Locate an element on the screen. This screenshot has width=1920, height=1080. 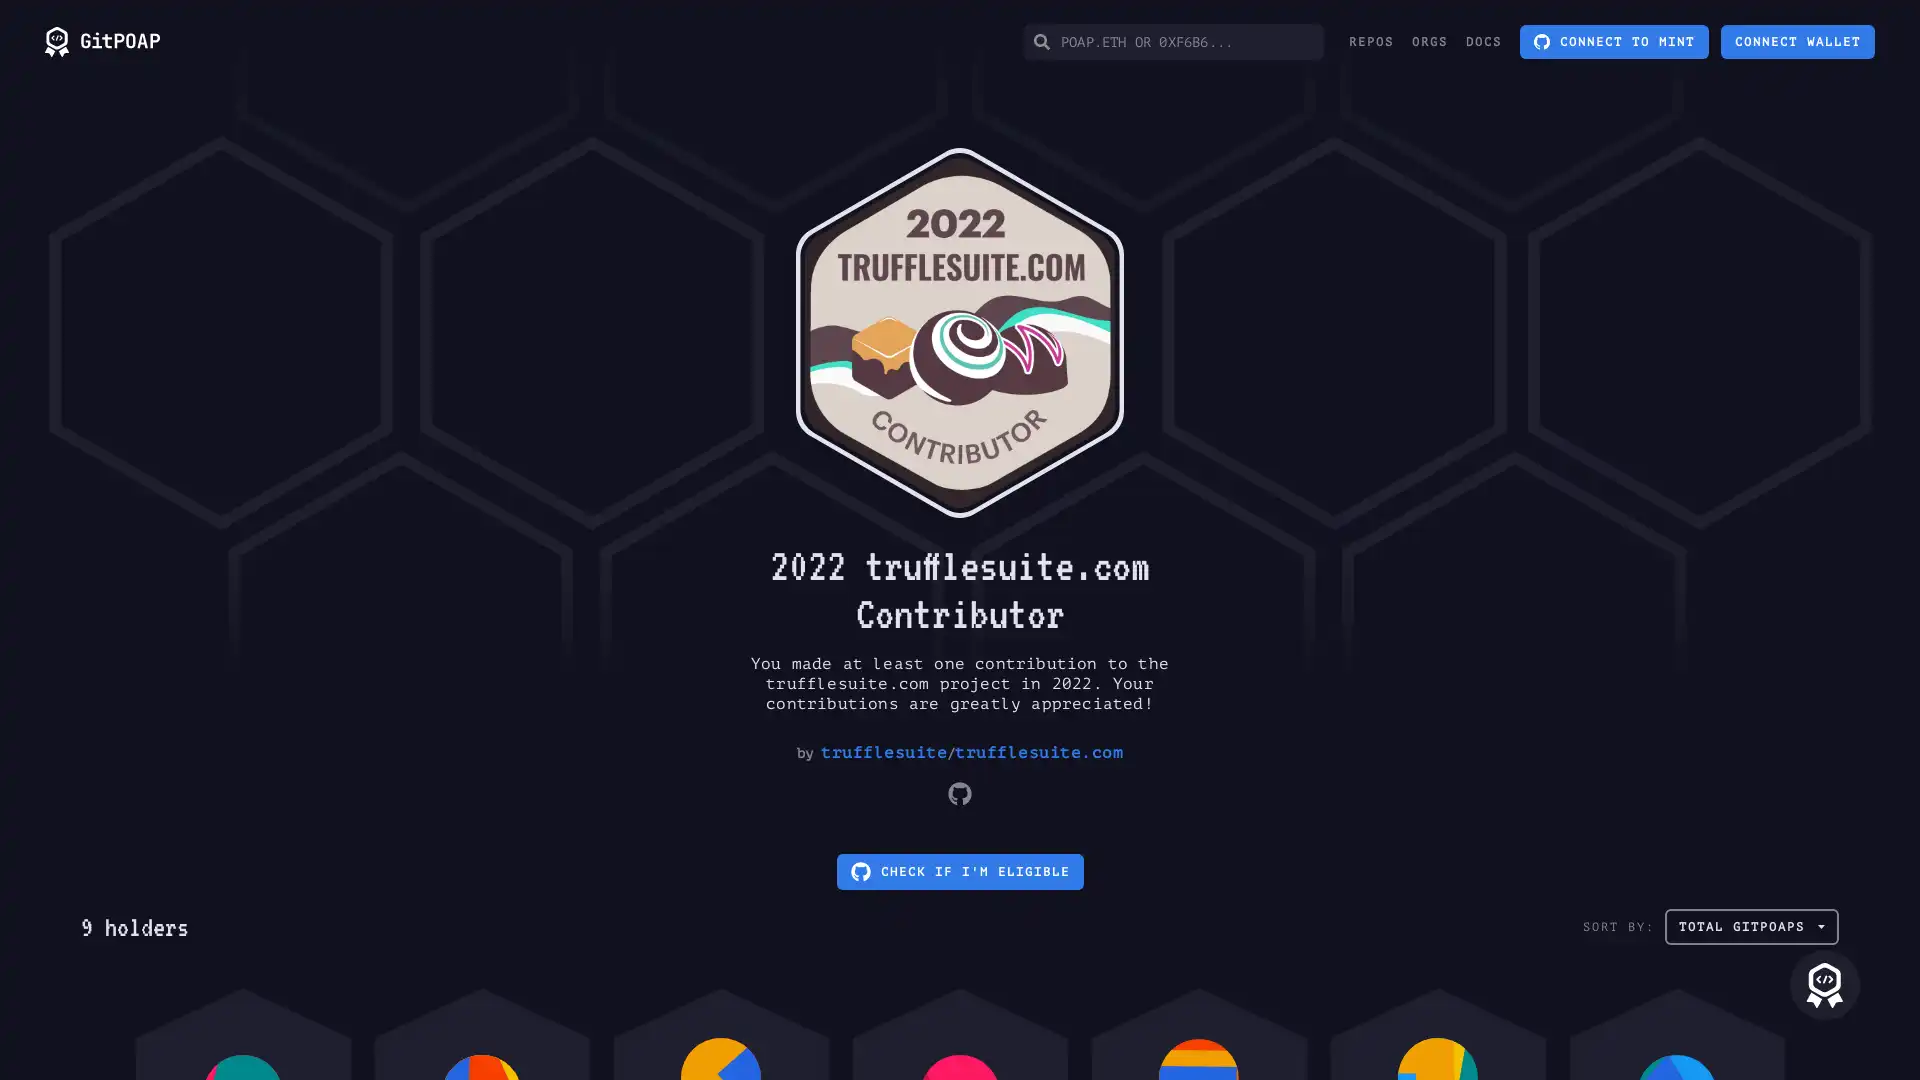
CHECK IF I'M ELIGIBLE is located at coordinates (958, 870).